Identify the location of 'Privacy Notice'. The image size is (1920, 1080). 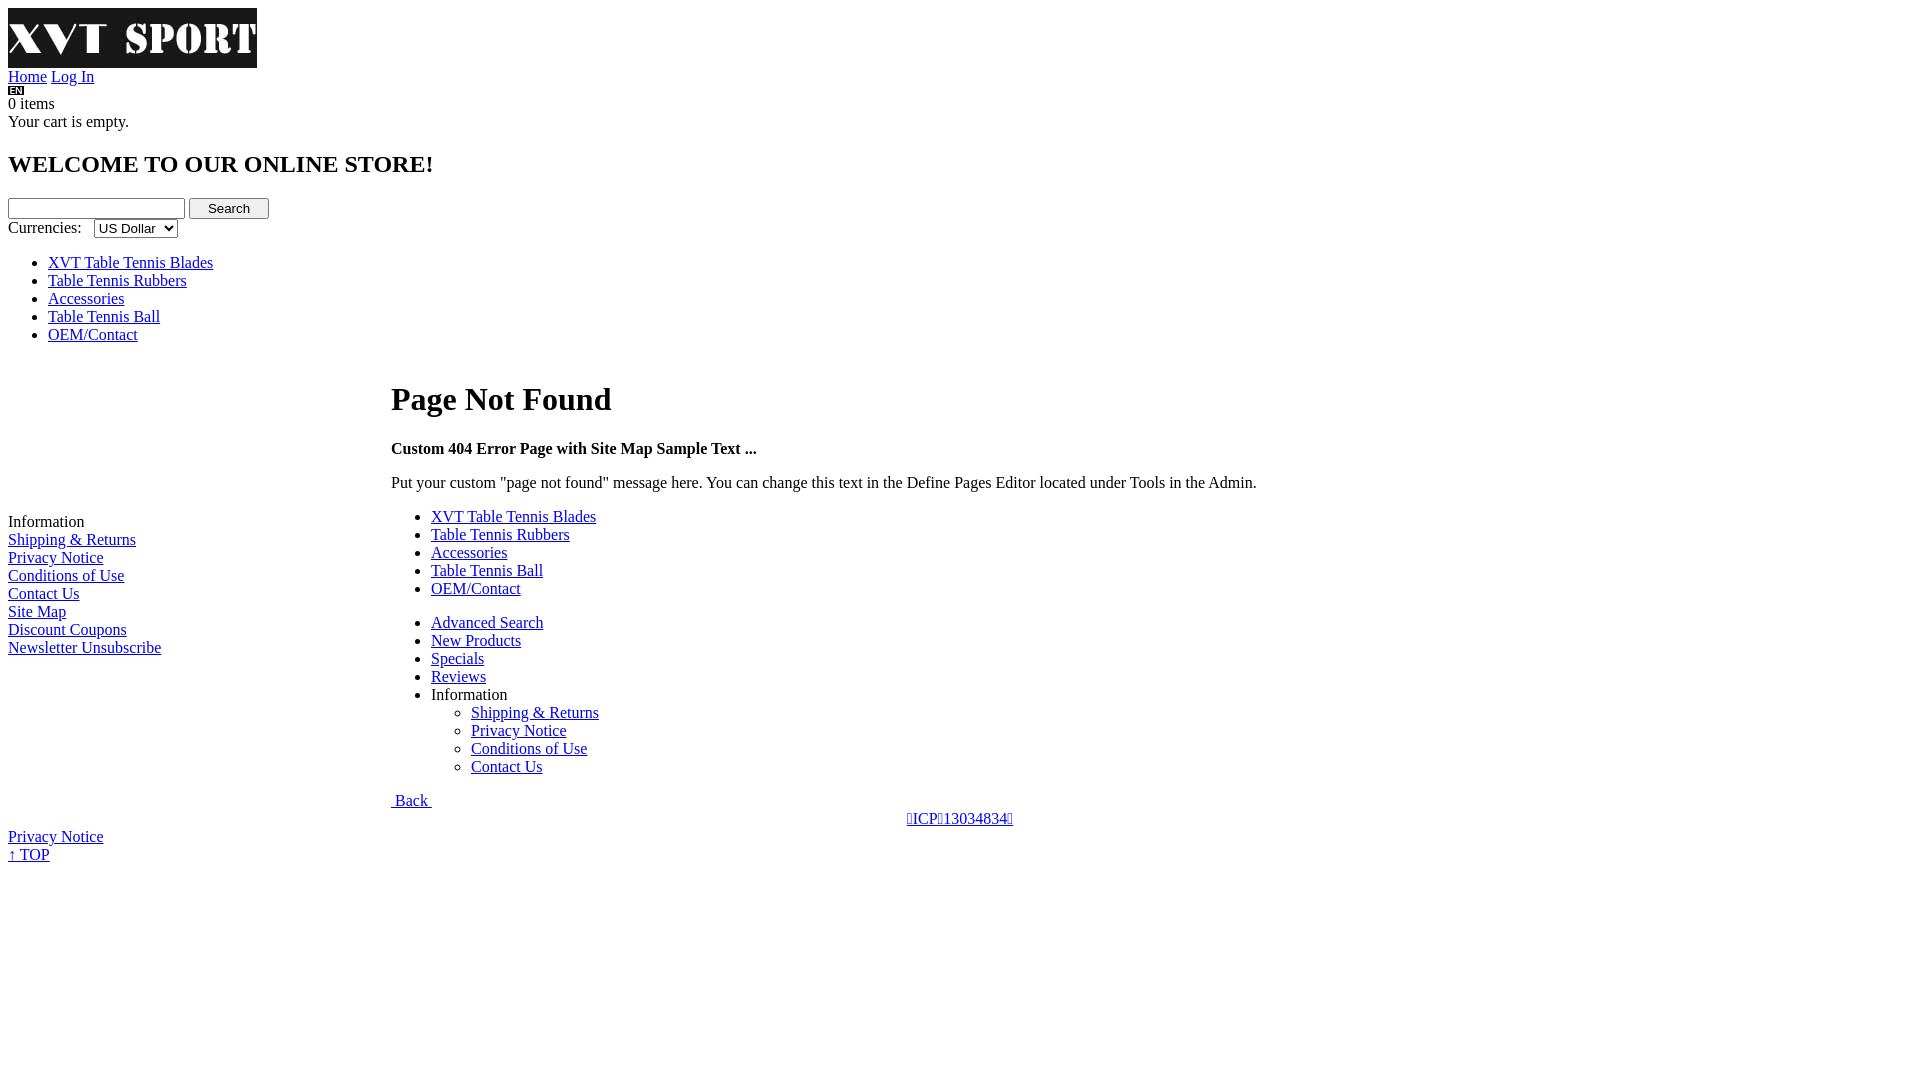
(56, 836).